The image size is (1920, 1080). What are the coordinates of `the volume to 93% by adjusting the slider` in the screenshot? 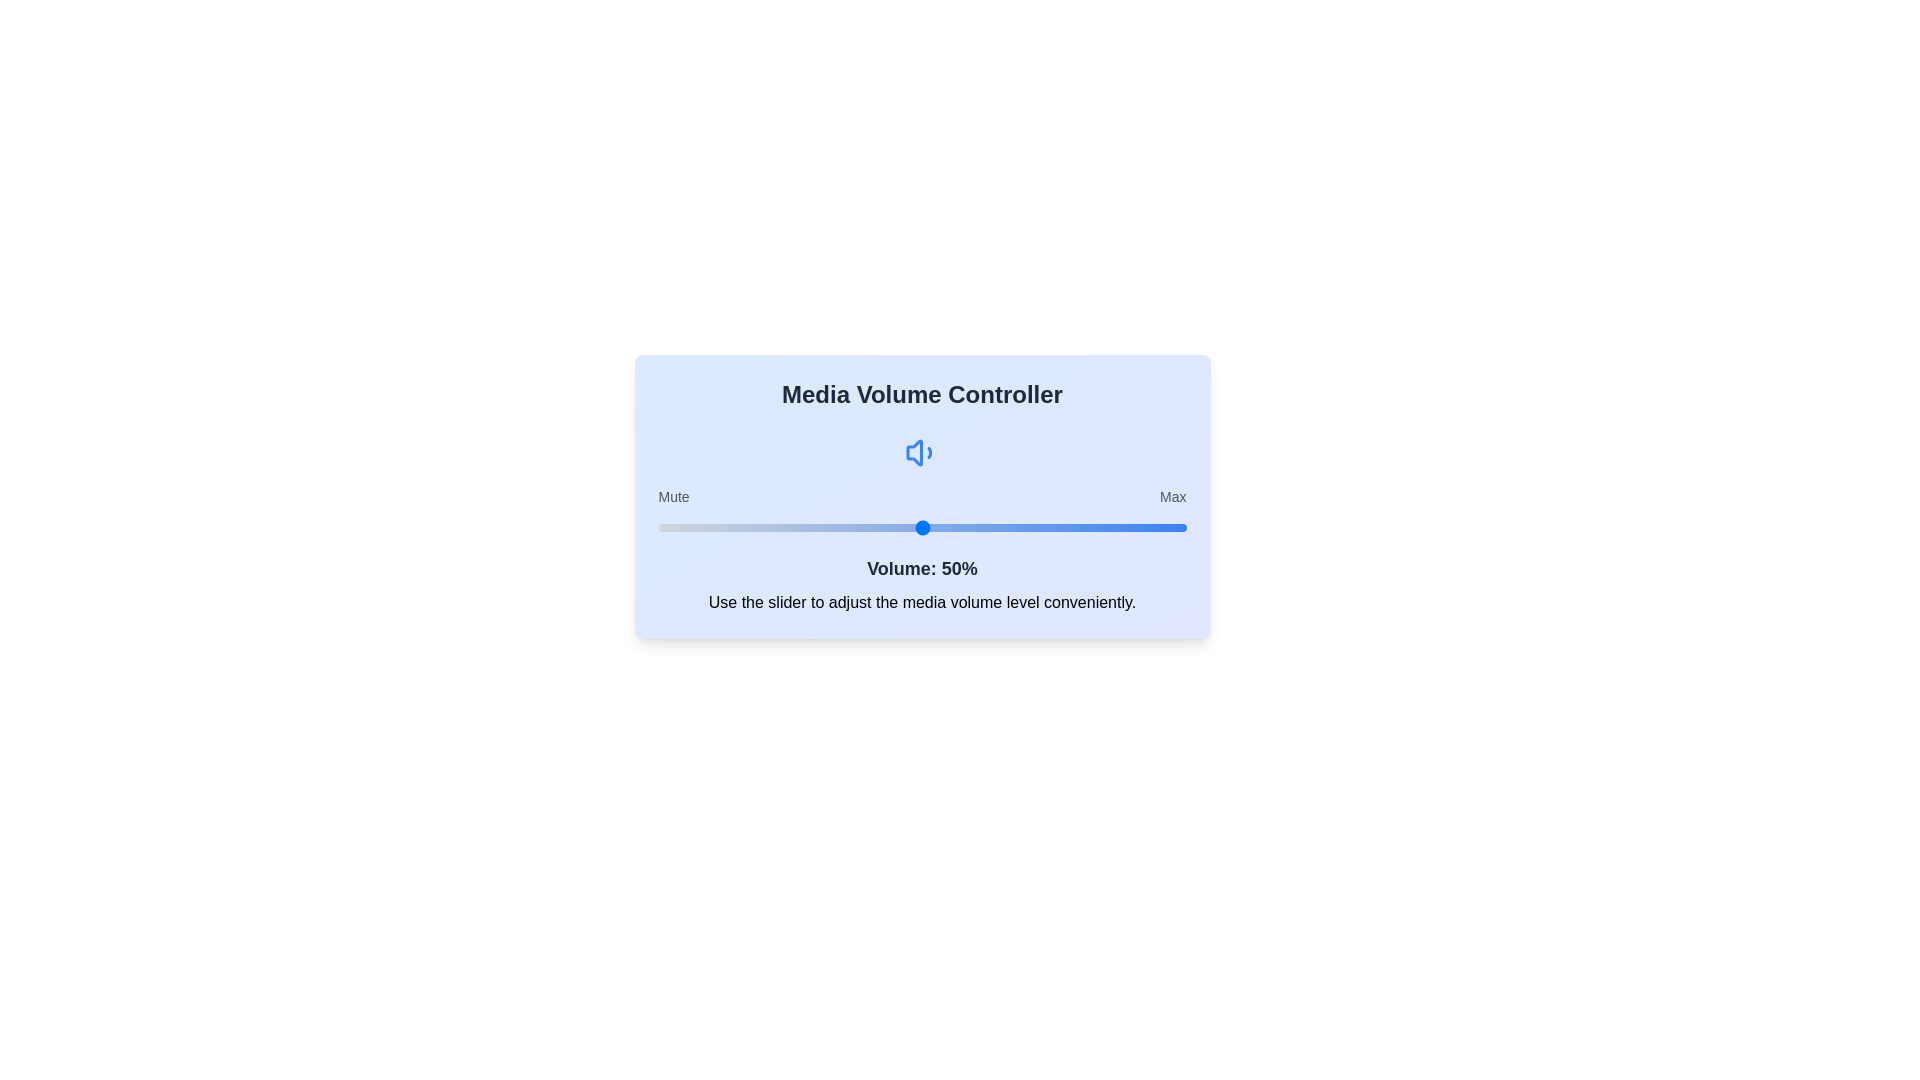 It's located at (1149, 527).